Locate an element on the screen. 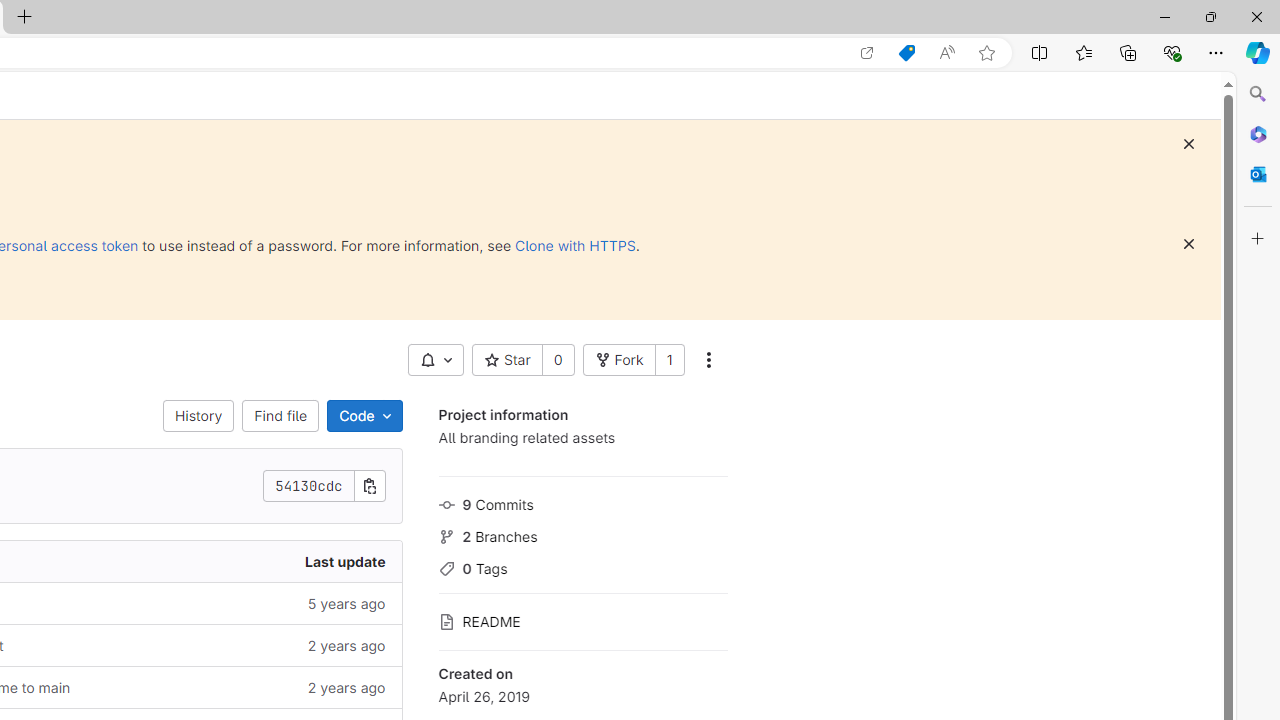 The image size is (1280, 720). 'Fork' is located at coordinates (617, 360).